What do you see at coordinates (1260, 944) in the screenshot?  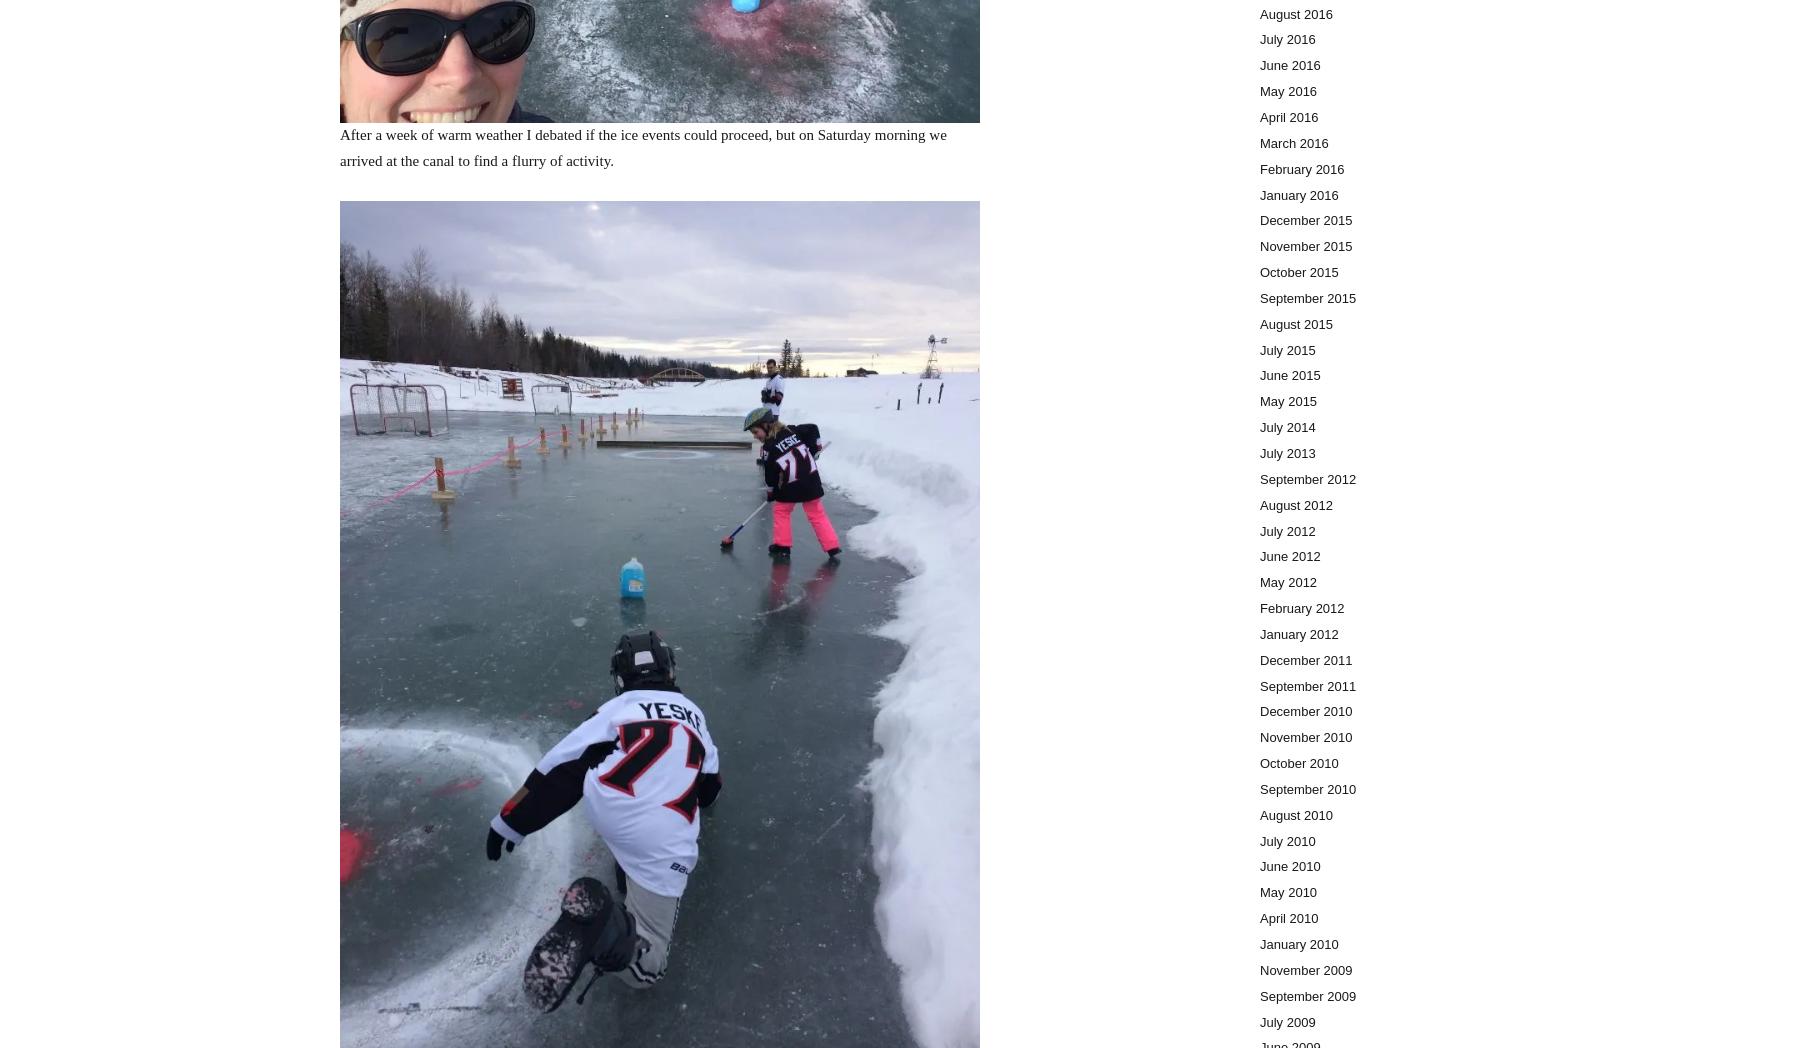 I see `'January 2010'` at bounding box center [1260, 944].